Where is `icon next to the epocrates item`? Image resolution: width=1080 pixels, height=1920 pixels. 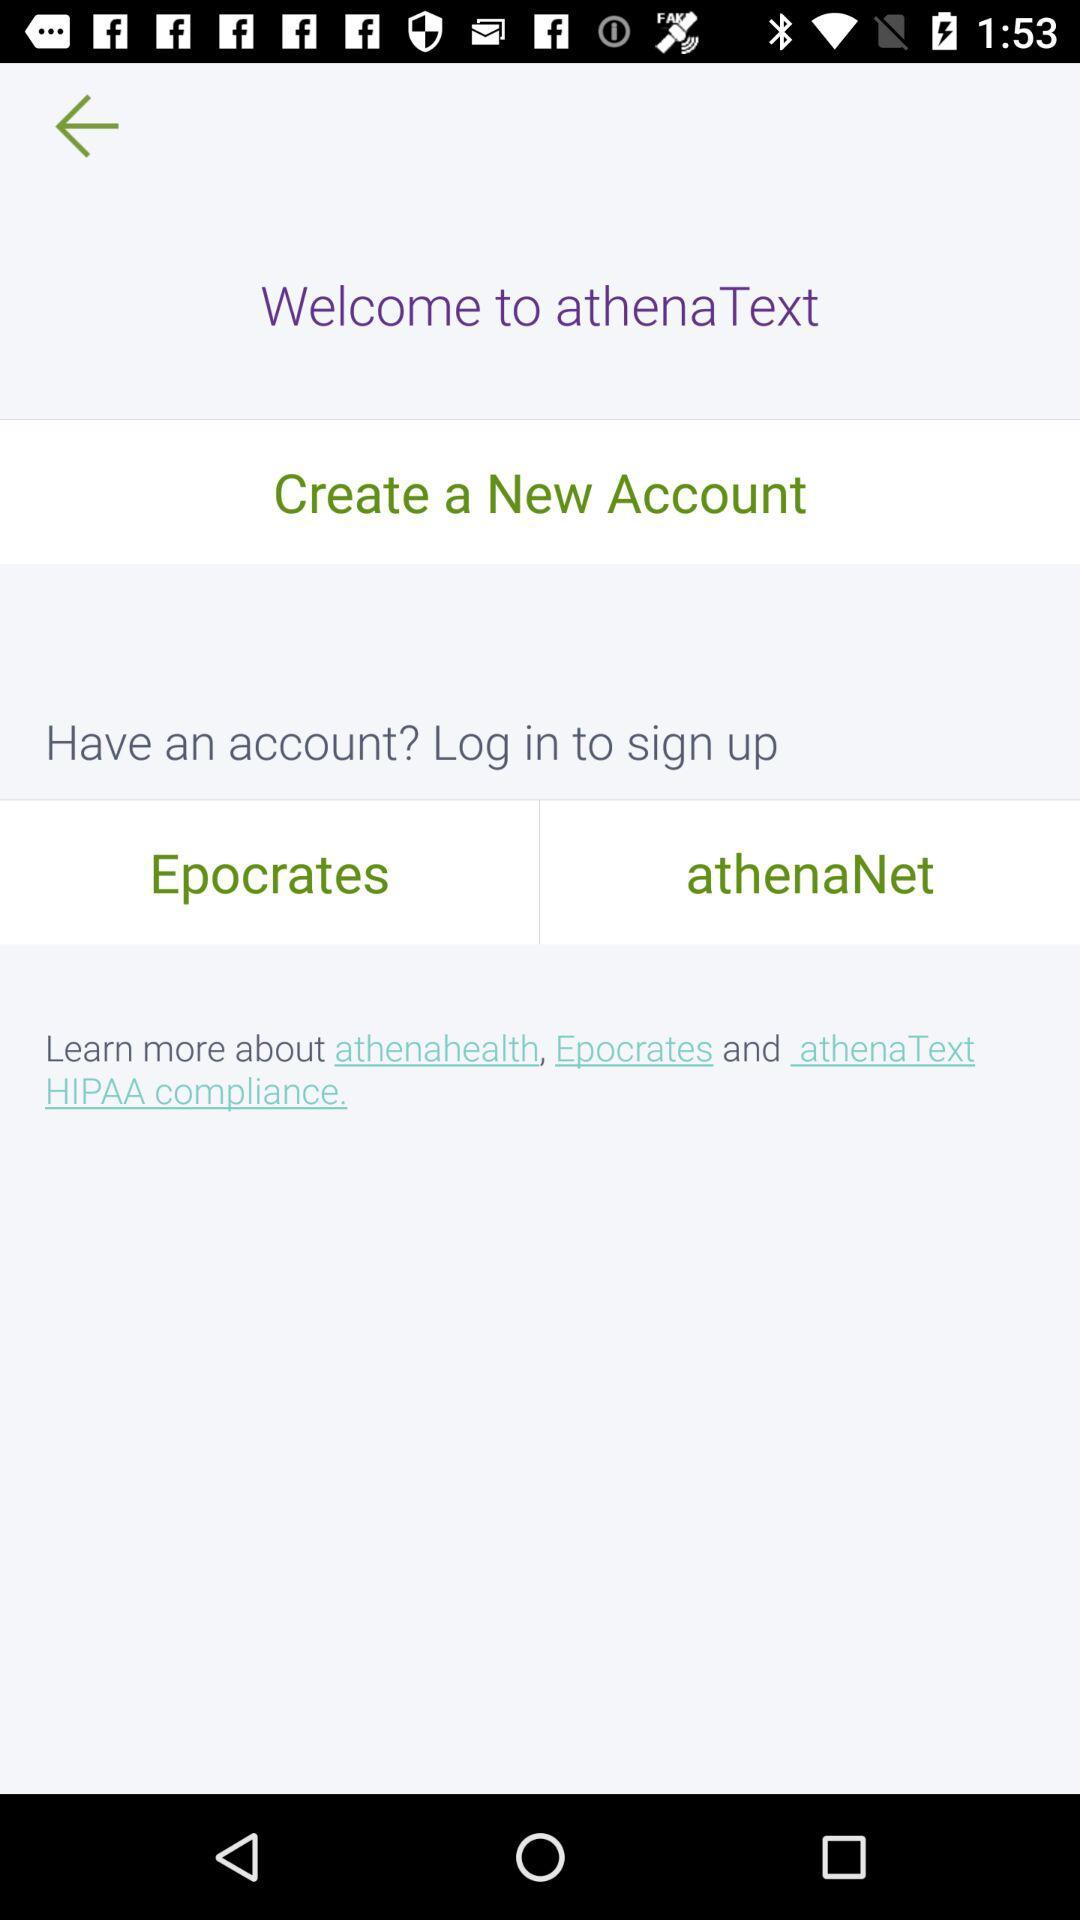 icon next to the epocrates item is located at coordinates (810, 871).